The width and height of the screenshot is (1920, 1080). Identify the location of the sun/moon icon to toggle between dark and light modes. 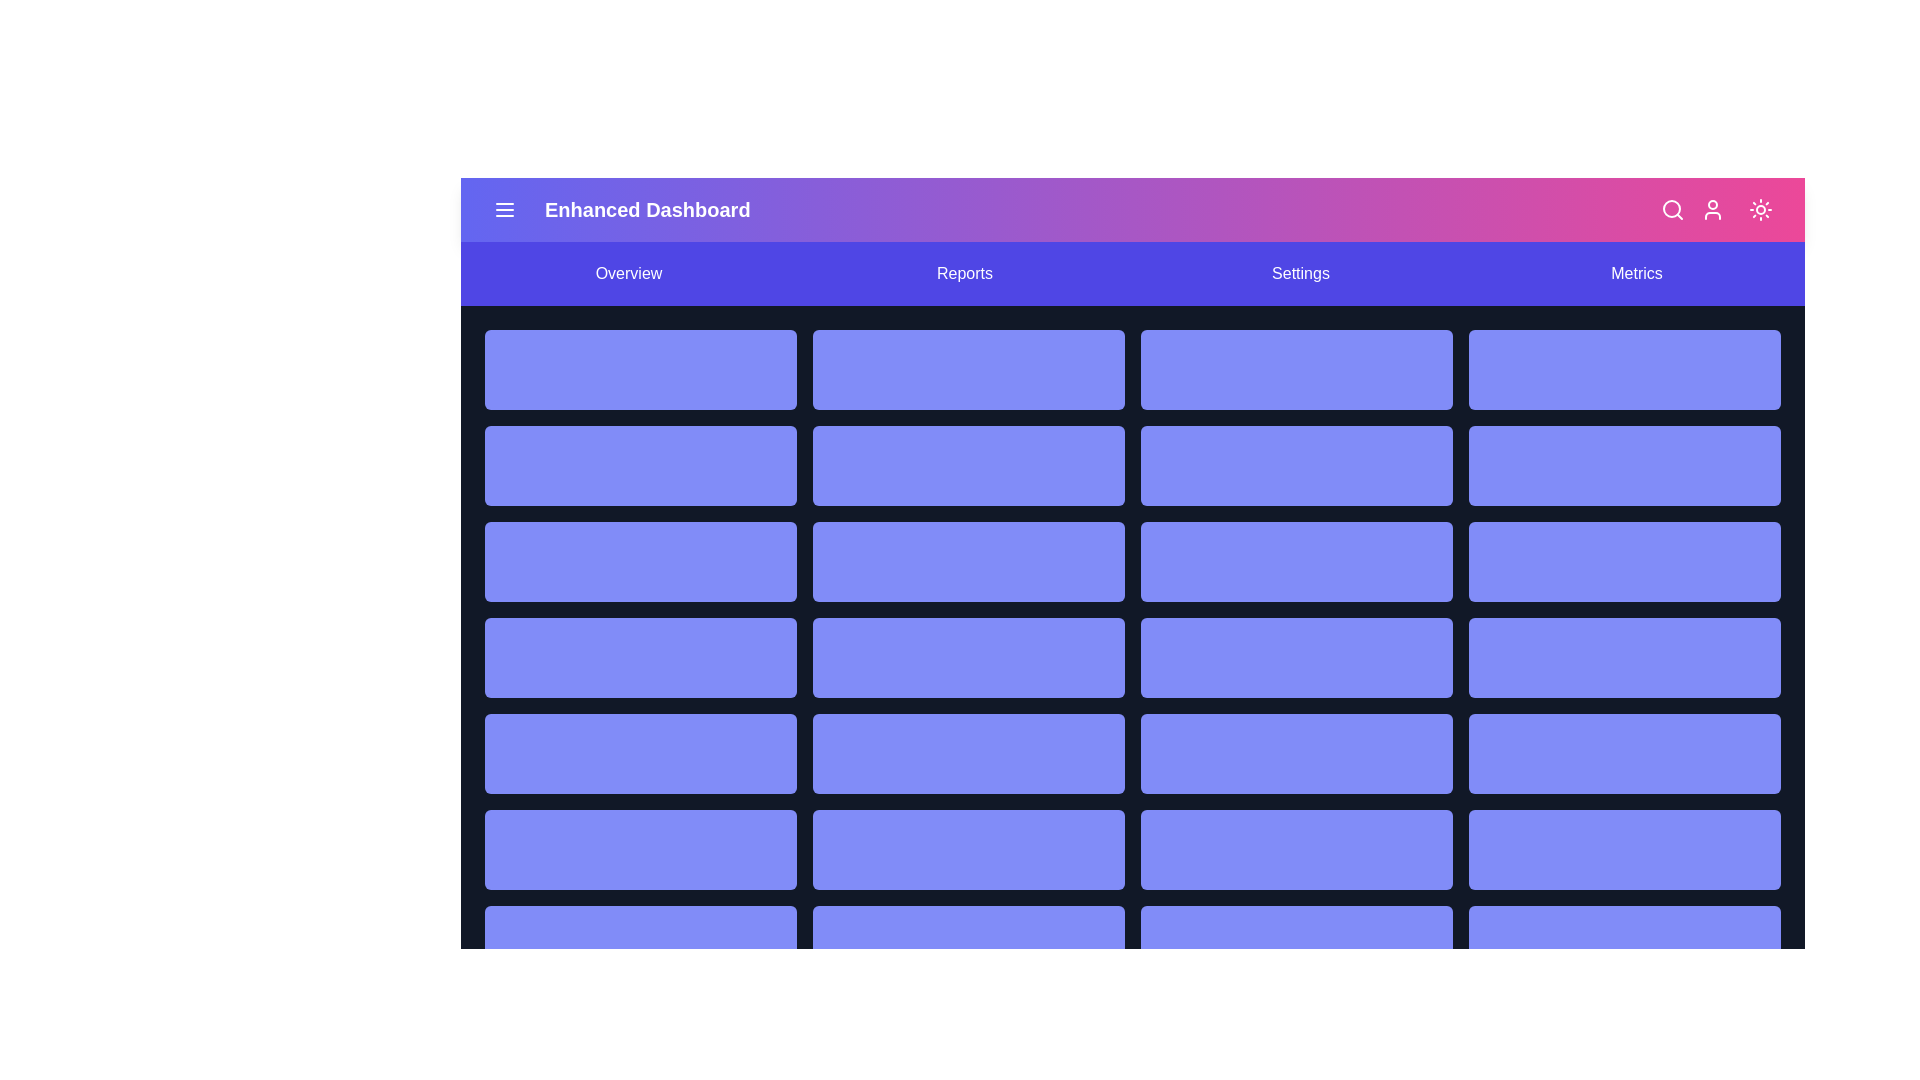
(1761, 209).